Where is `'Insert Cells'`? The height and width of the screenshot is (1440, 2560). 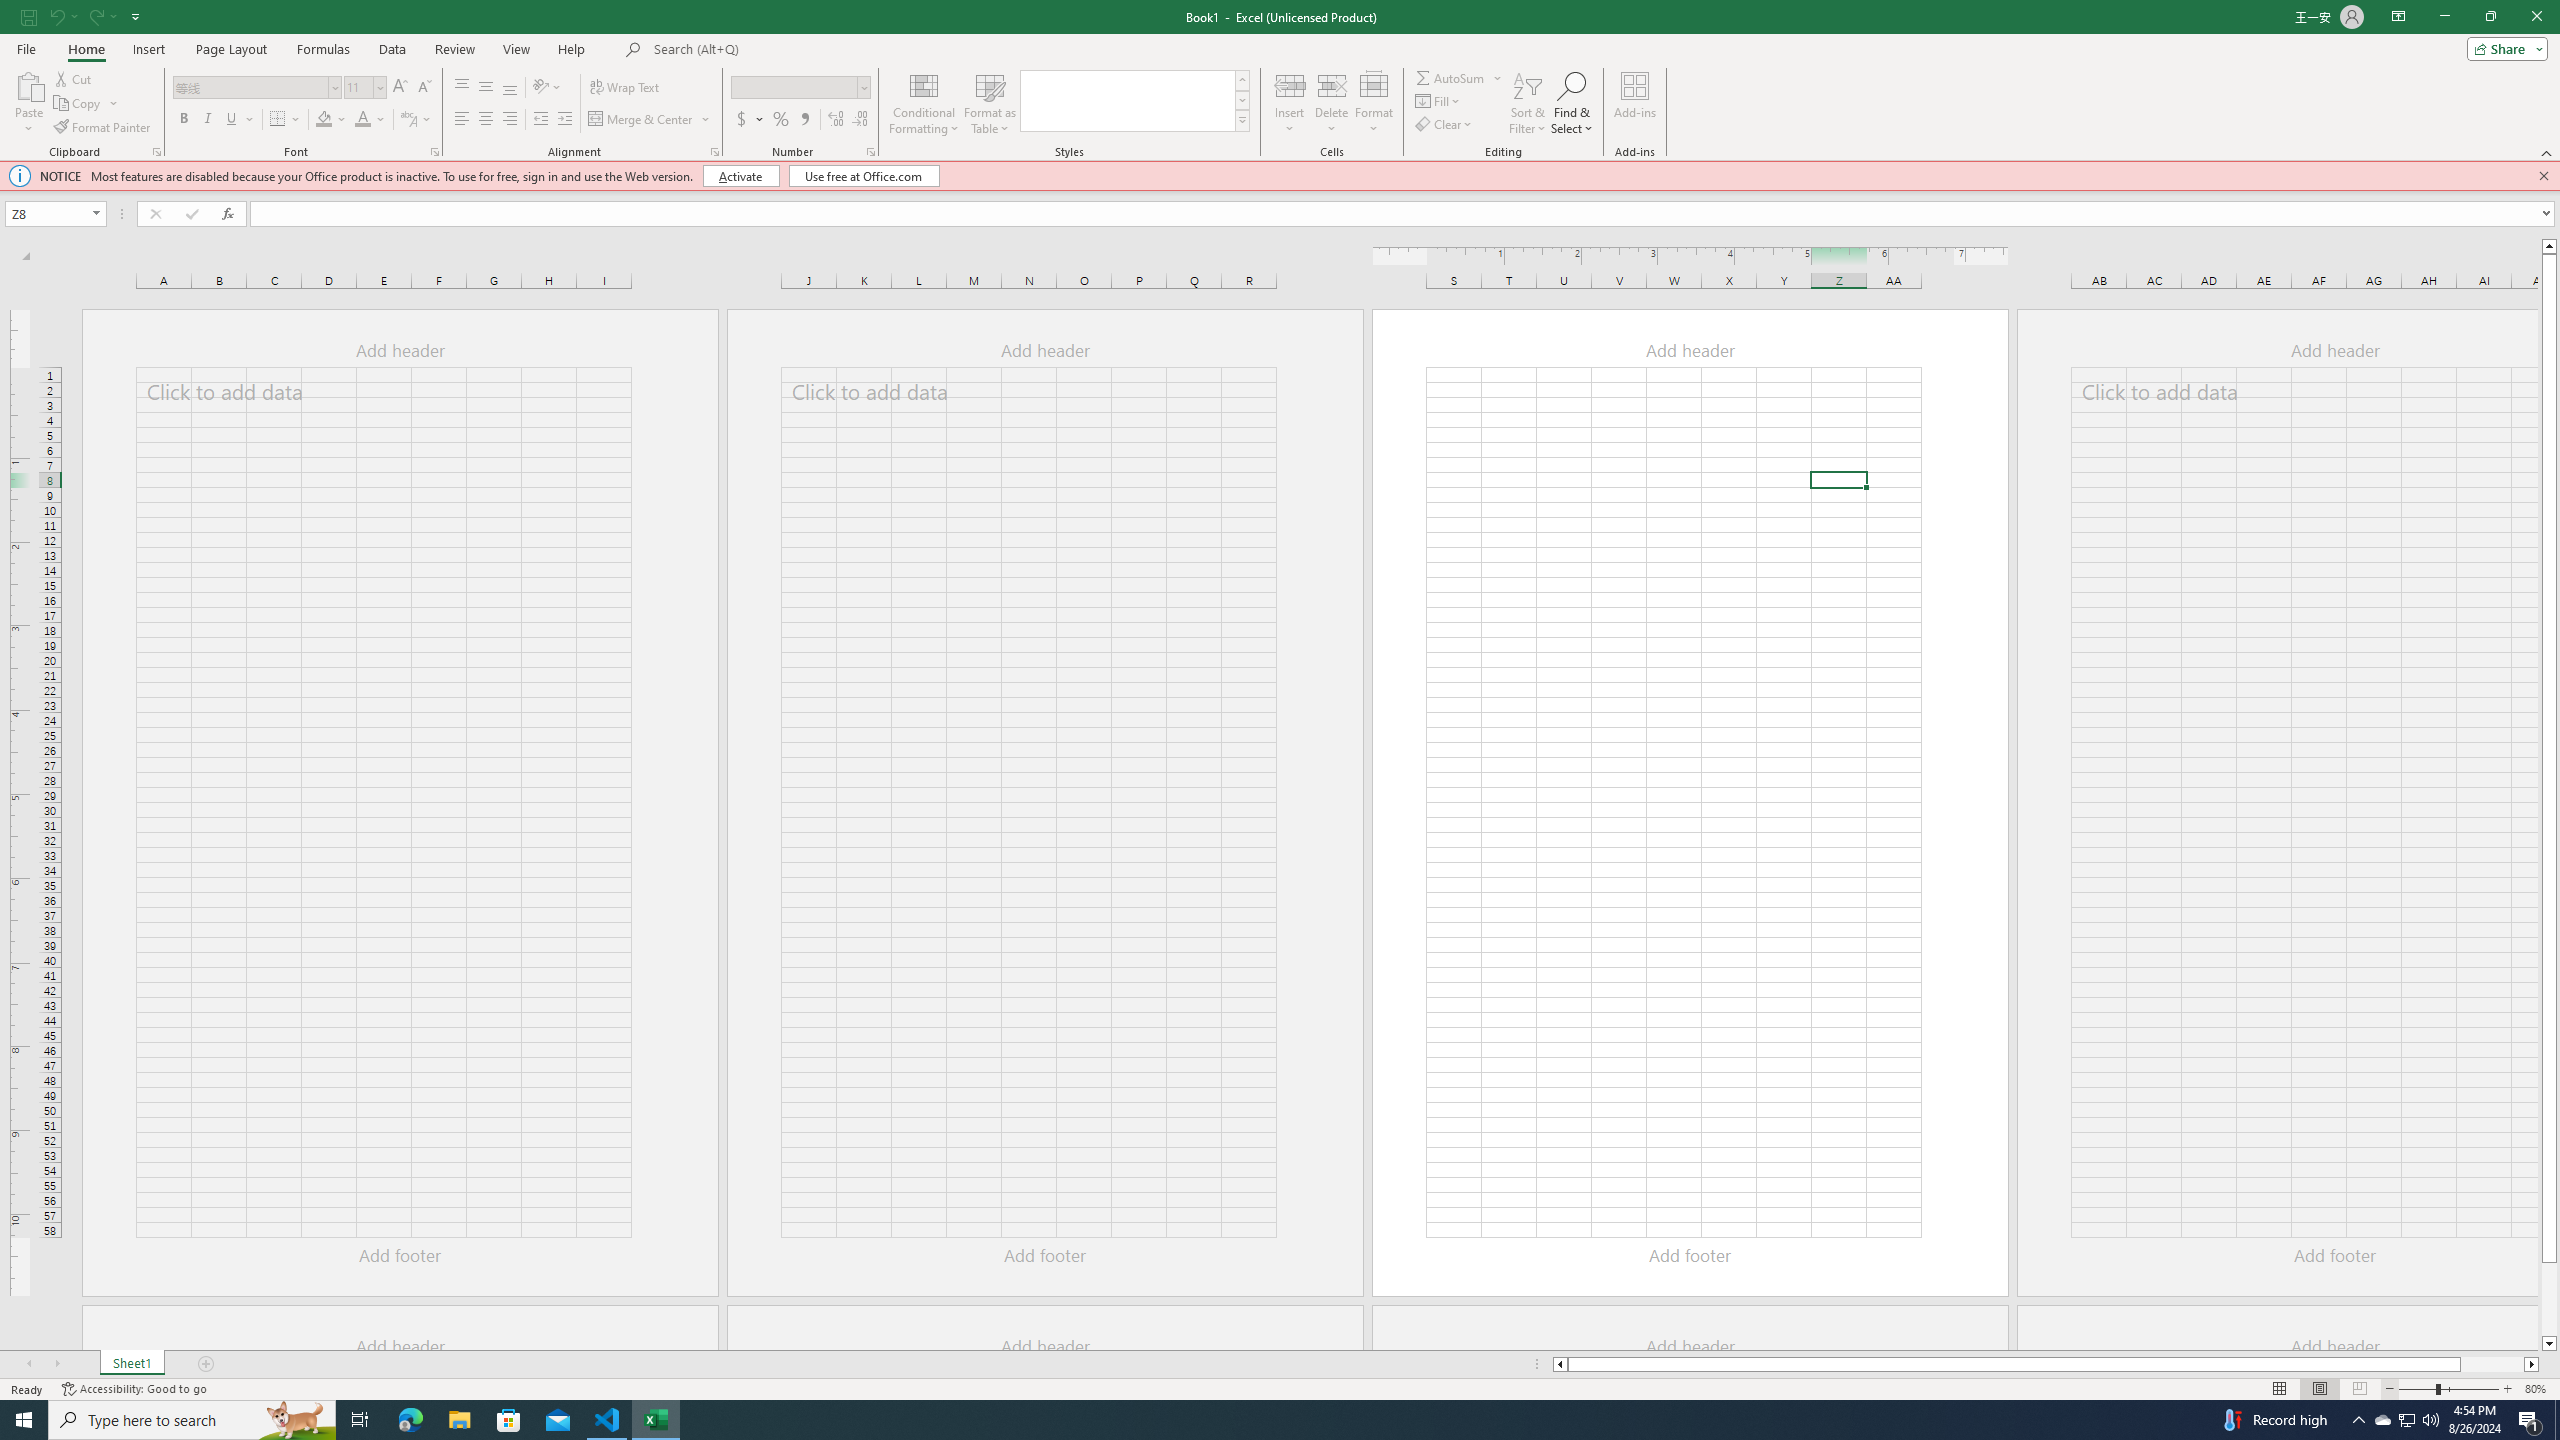
'Insert Cells' is located at coordinates (1289, 84).